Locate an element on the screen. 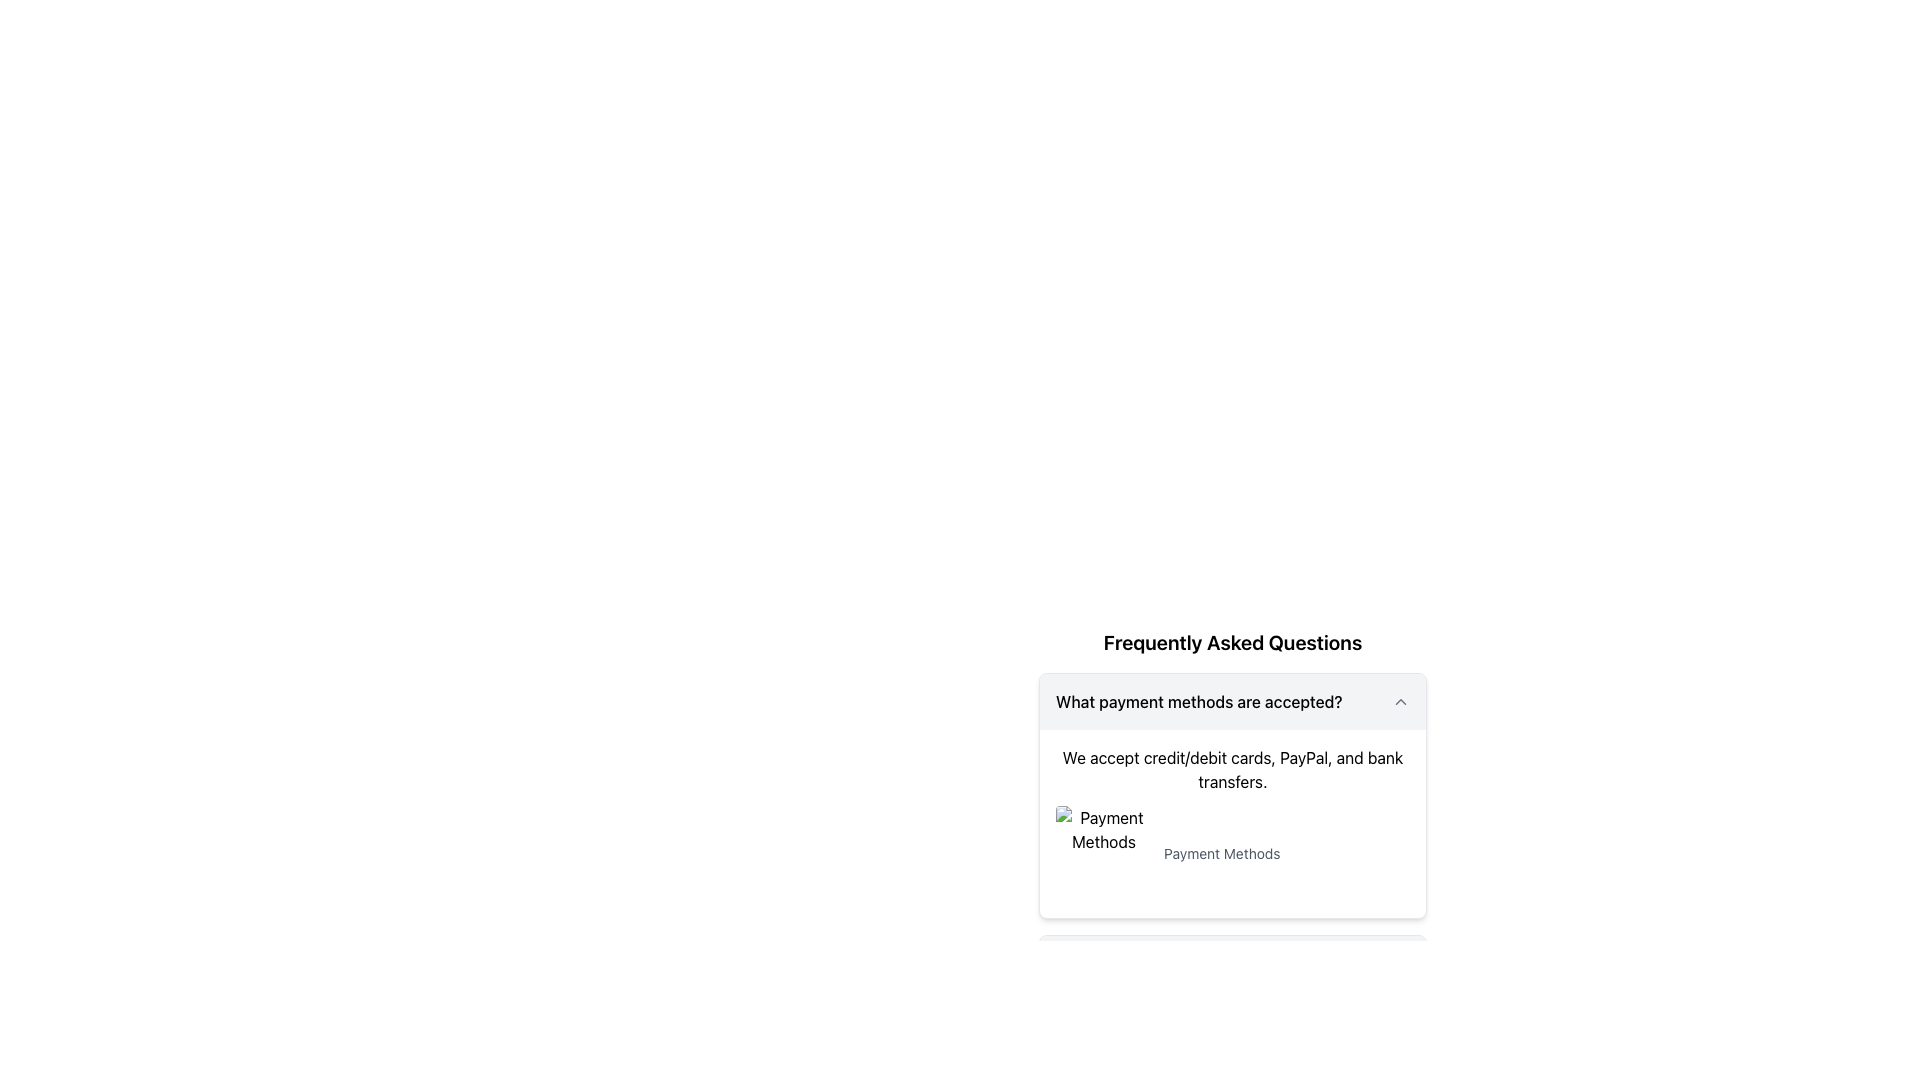  the 'Payment Methods' static text label, which is centrally aligned and located below the main description text is located at coordinates (1232, 853).